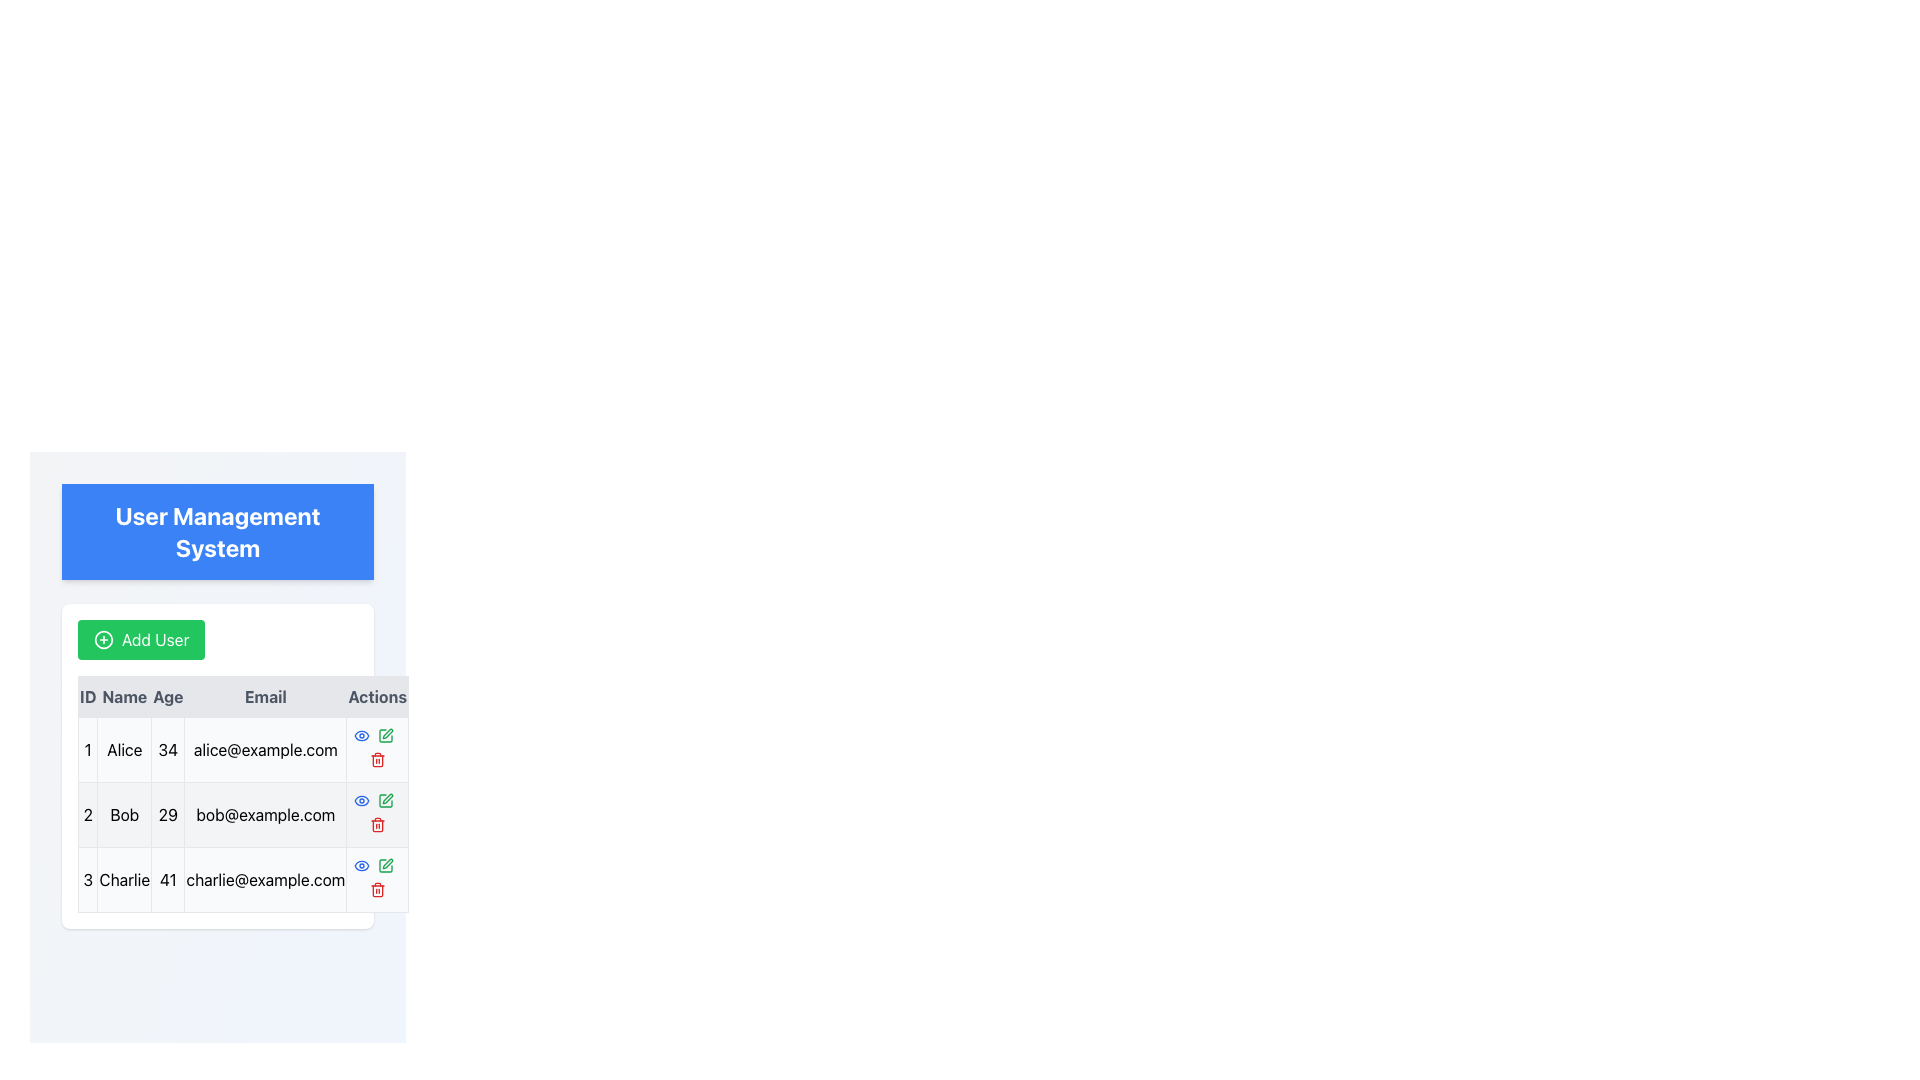 The height and width of the screenshot is (1080, 1920). What do you see at coordinates (87, 696) in the screenshot?
I see `the table header labeled 'ID' which has a gray background and is the first column of the user management system interface` at bounding box center [87, 696].